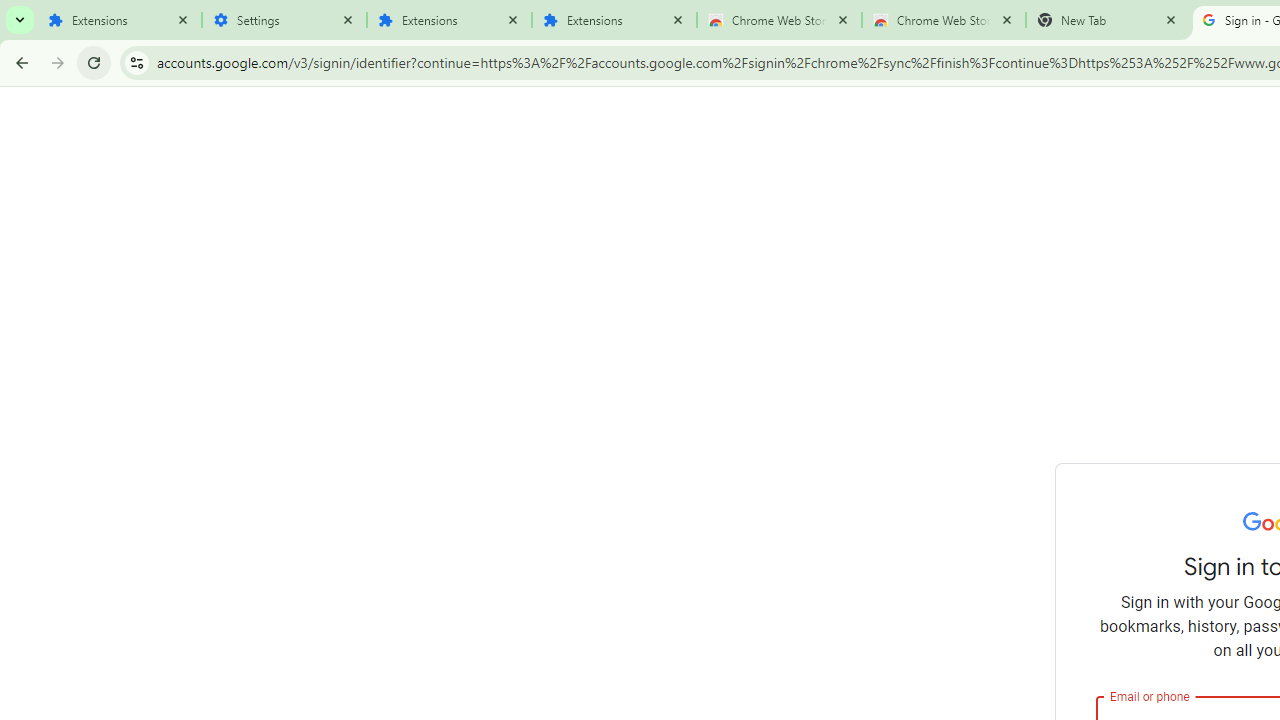 The height and width of the screenshot is (720, 1280). I want to click on 'New Tab', so click(1107, 20).